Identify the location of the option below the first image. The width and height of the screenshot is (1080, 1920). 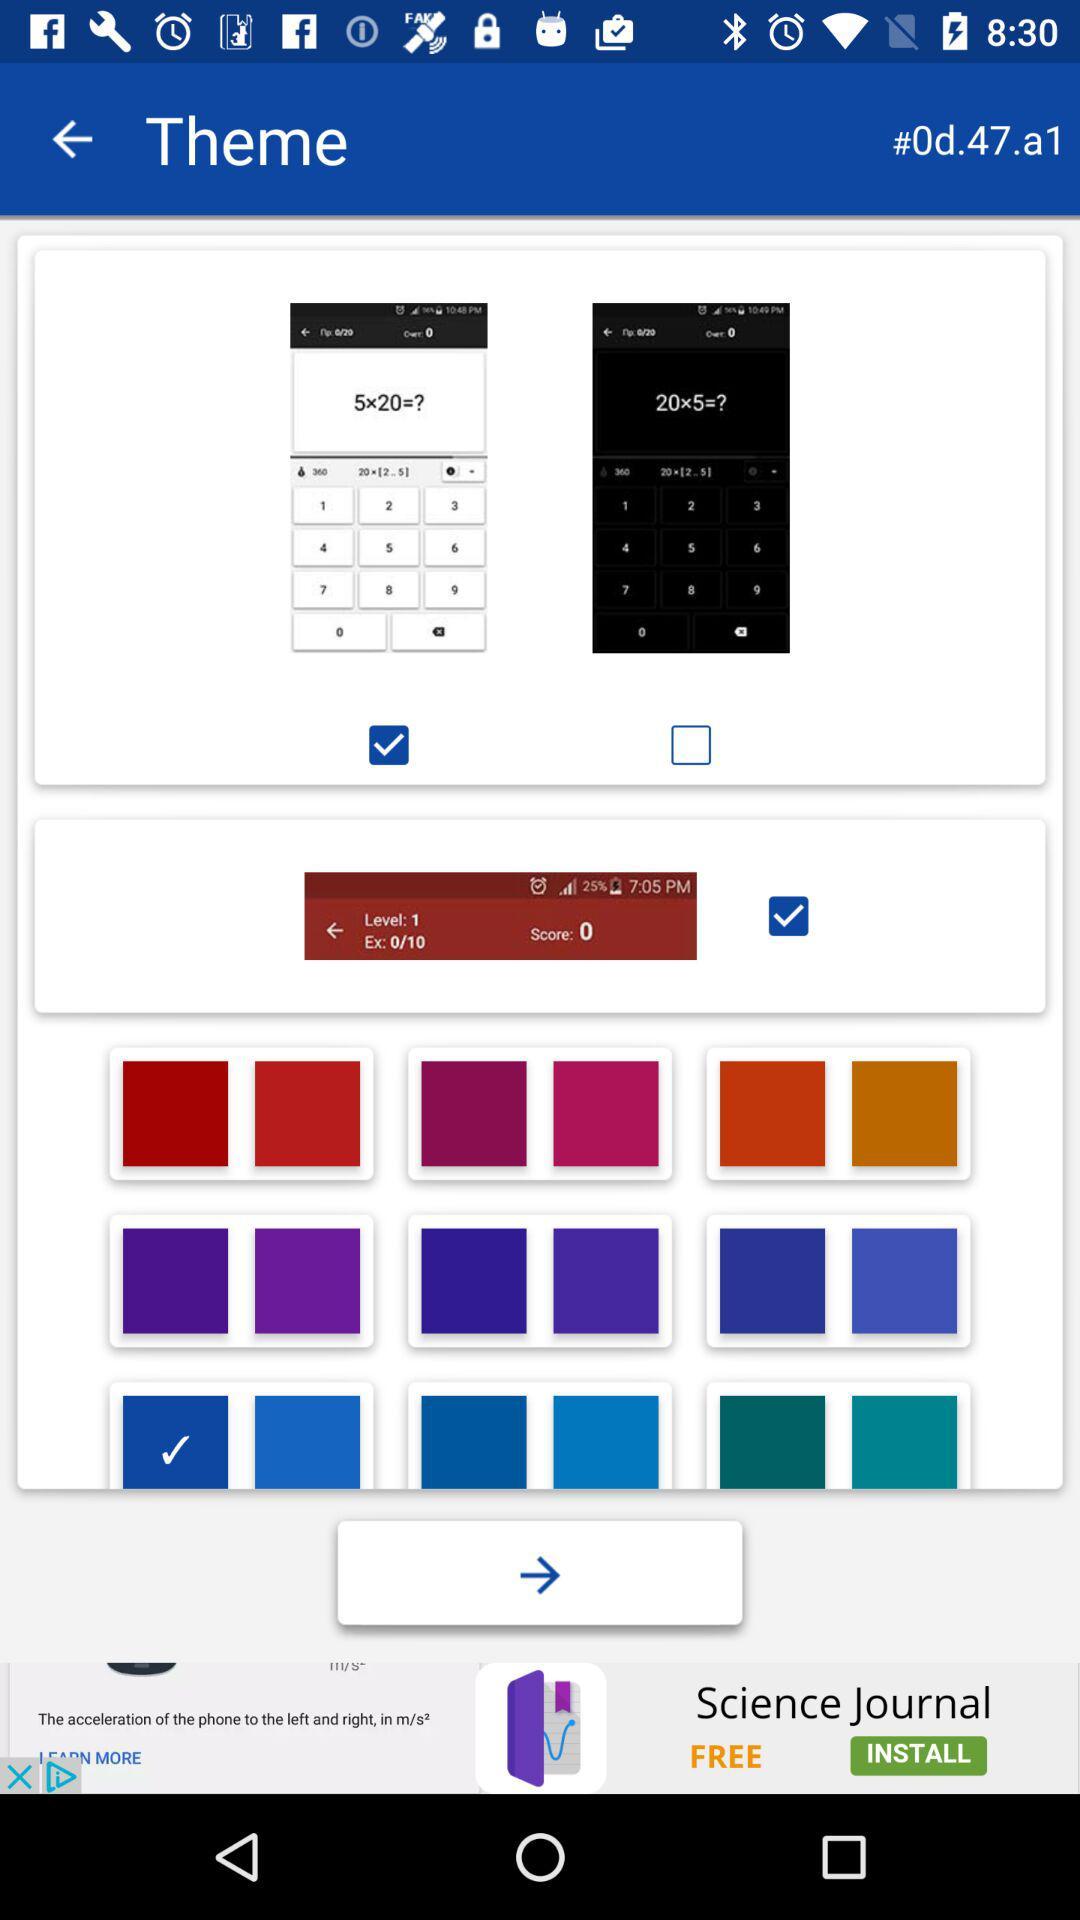
(389, 744).